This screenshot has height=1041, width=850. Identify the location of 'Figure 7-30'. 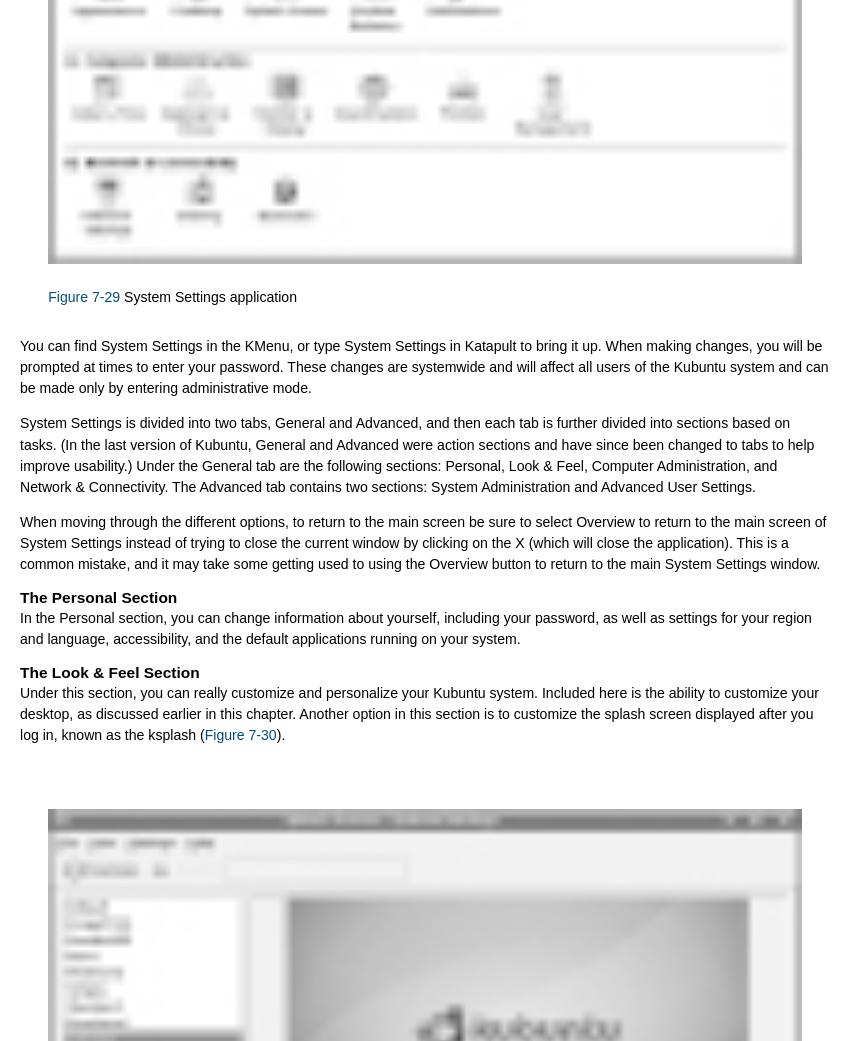
(240, 735).